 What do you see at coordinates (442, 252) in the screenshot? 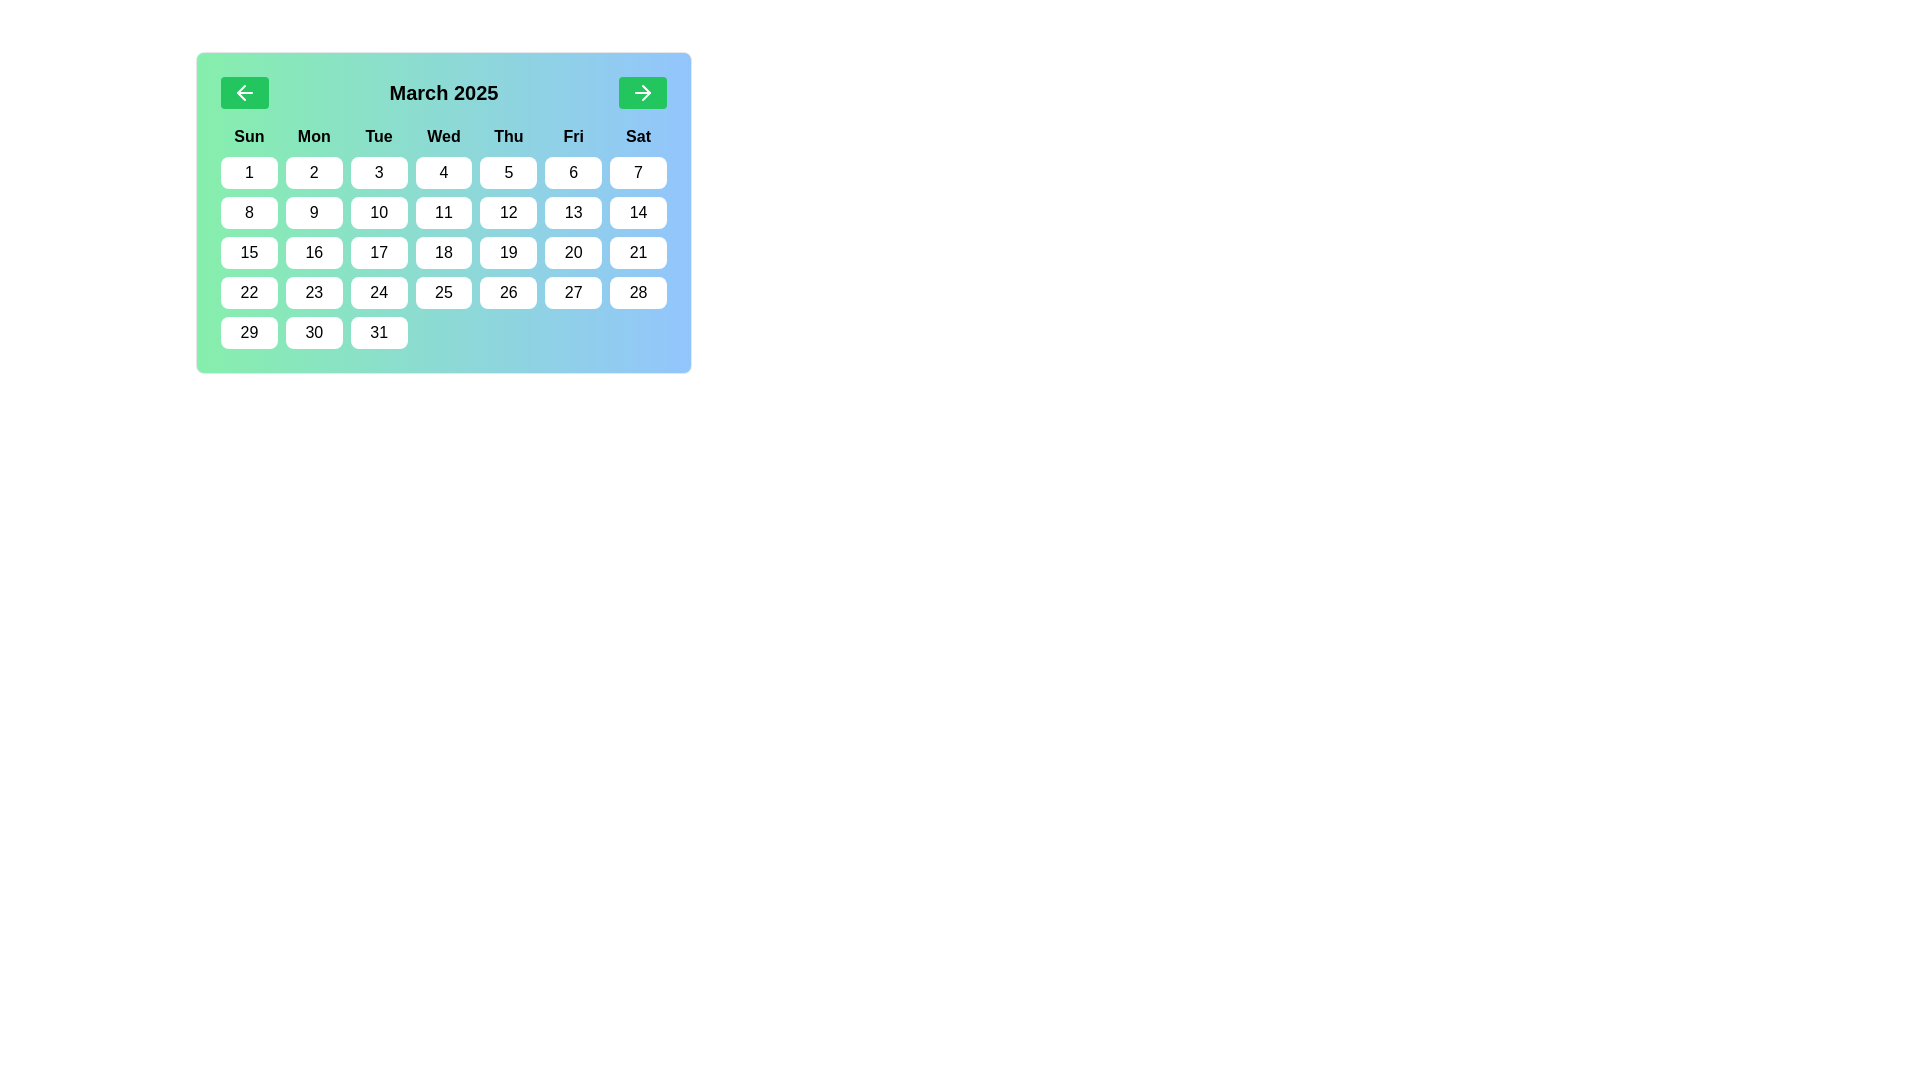
I see `the button representing the calendar date '18', which is a white, rounded rectangle styled with padding around the text, located in the fourth column of the fourth row of a grid layout` at bounding box center [442, 252].